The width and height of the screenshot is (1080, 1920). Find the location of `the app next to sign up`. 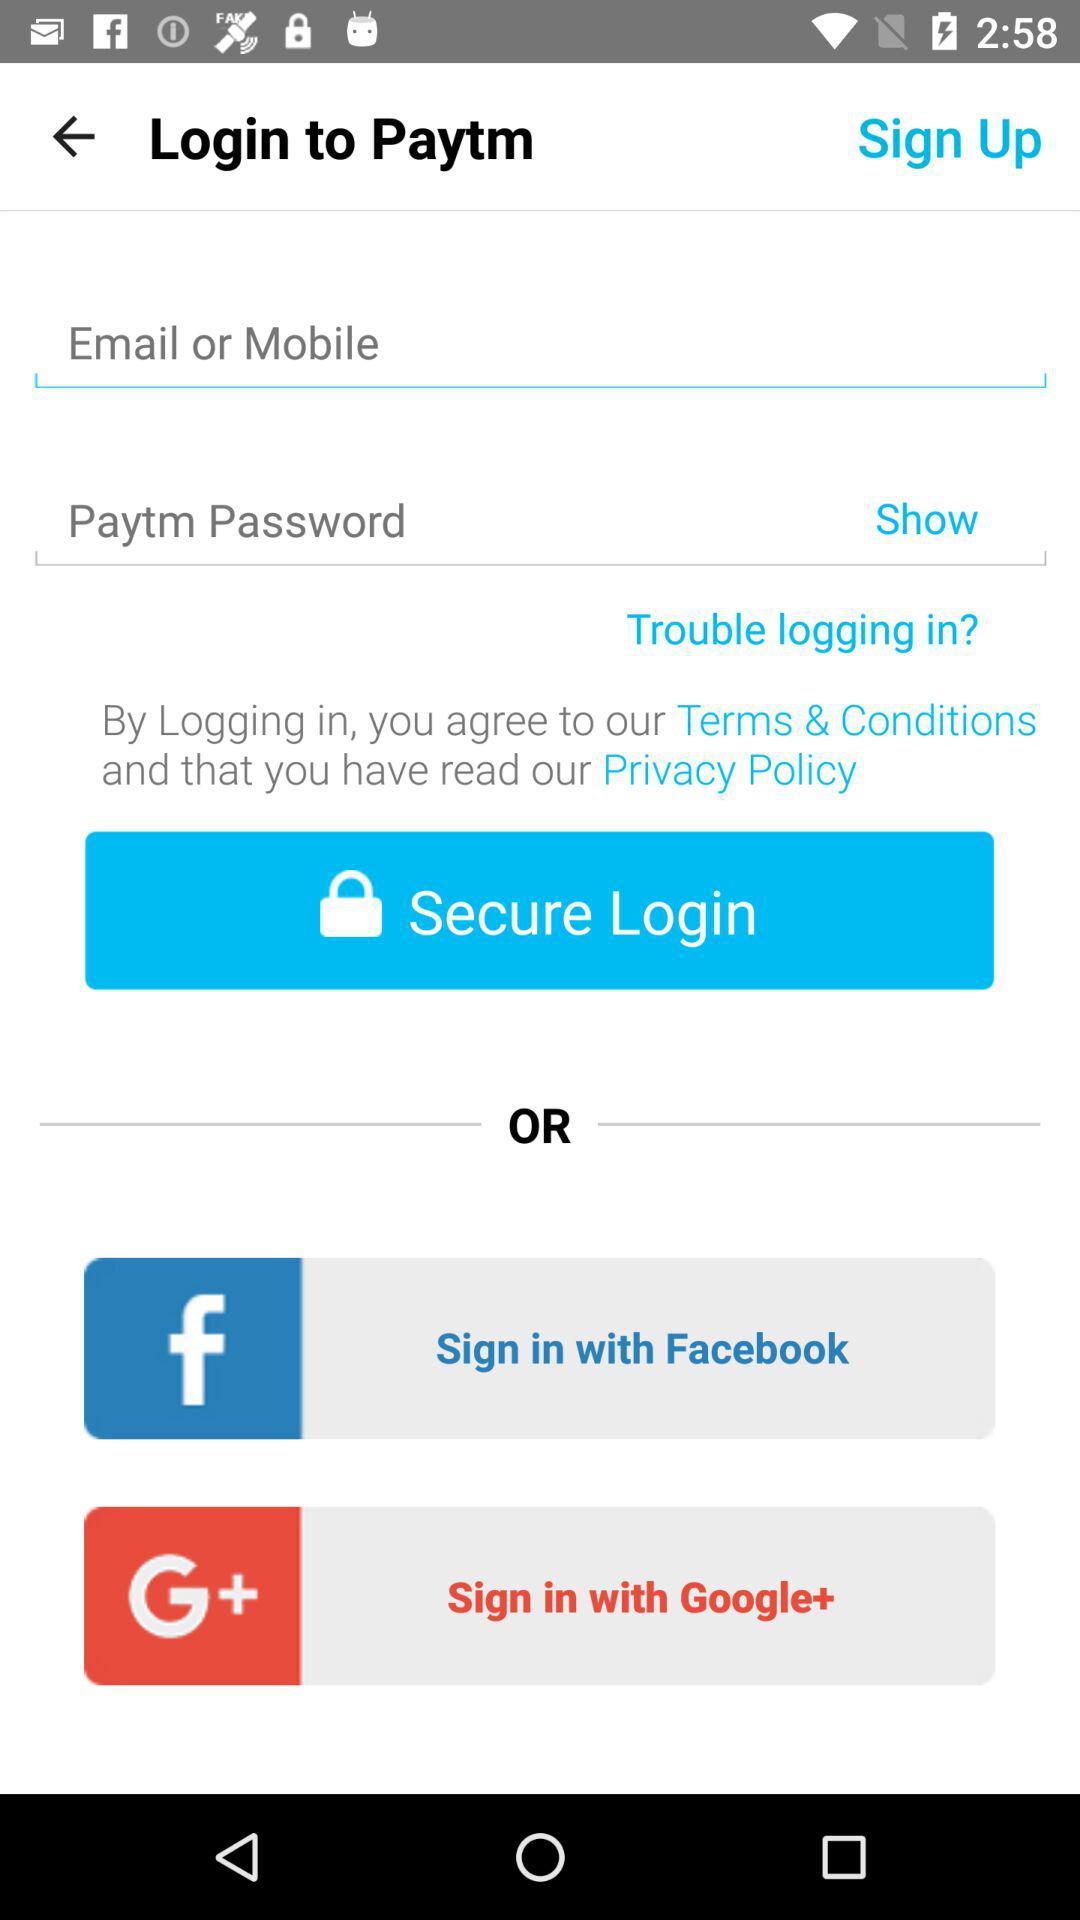

the app next to sign up is located at coordinates (340, 135).